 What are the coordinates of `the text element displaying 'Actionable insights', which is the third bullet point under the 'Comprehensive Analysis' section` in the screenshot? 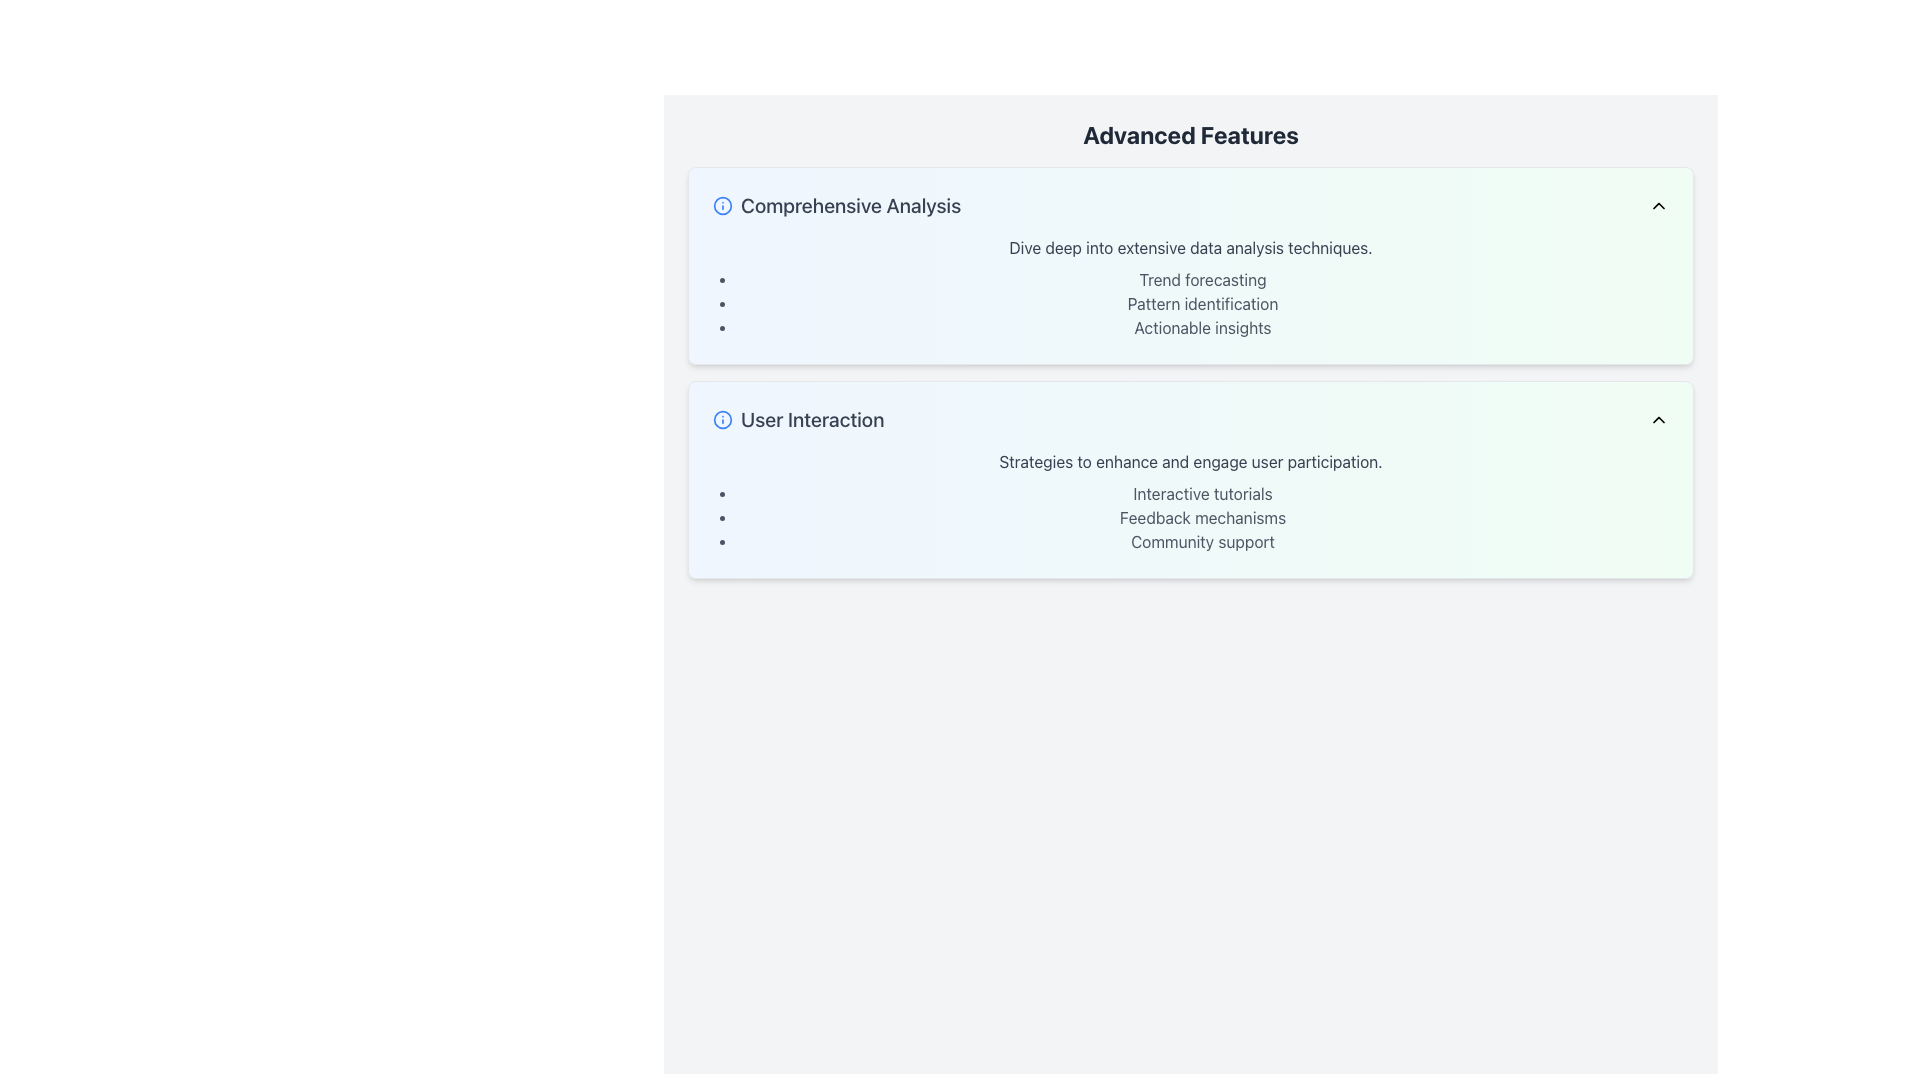 It's located at (1202, 326).